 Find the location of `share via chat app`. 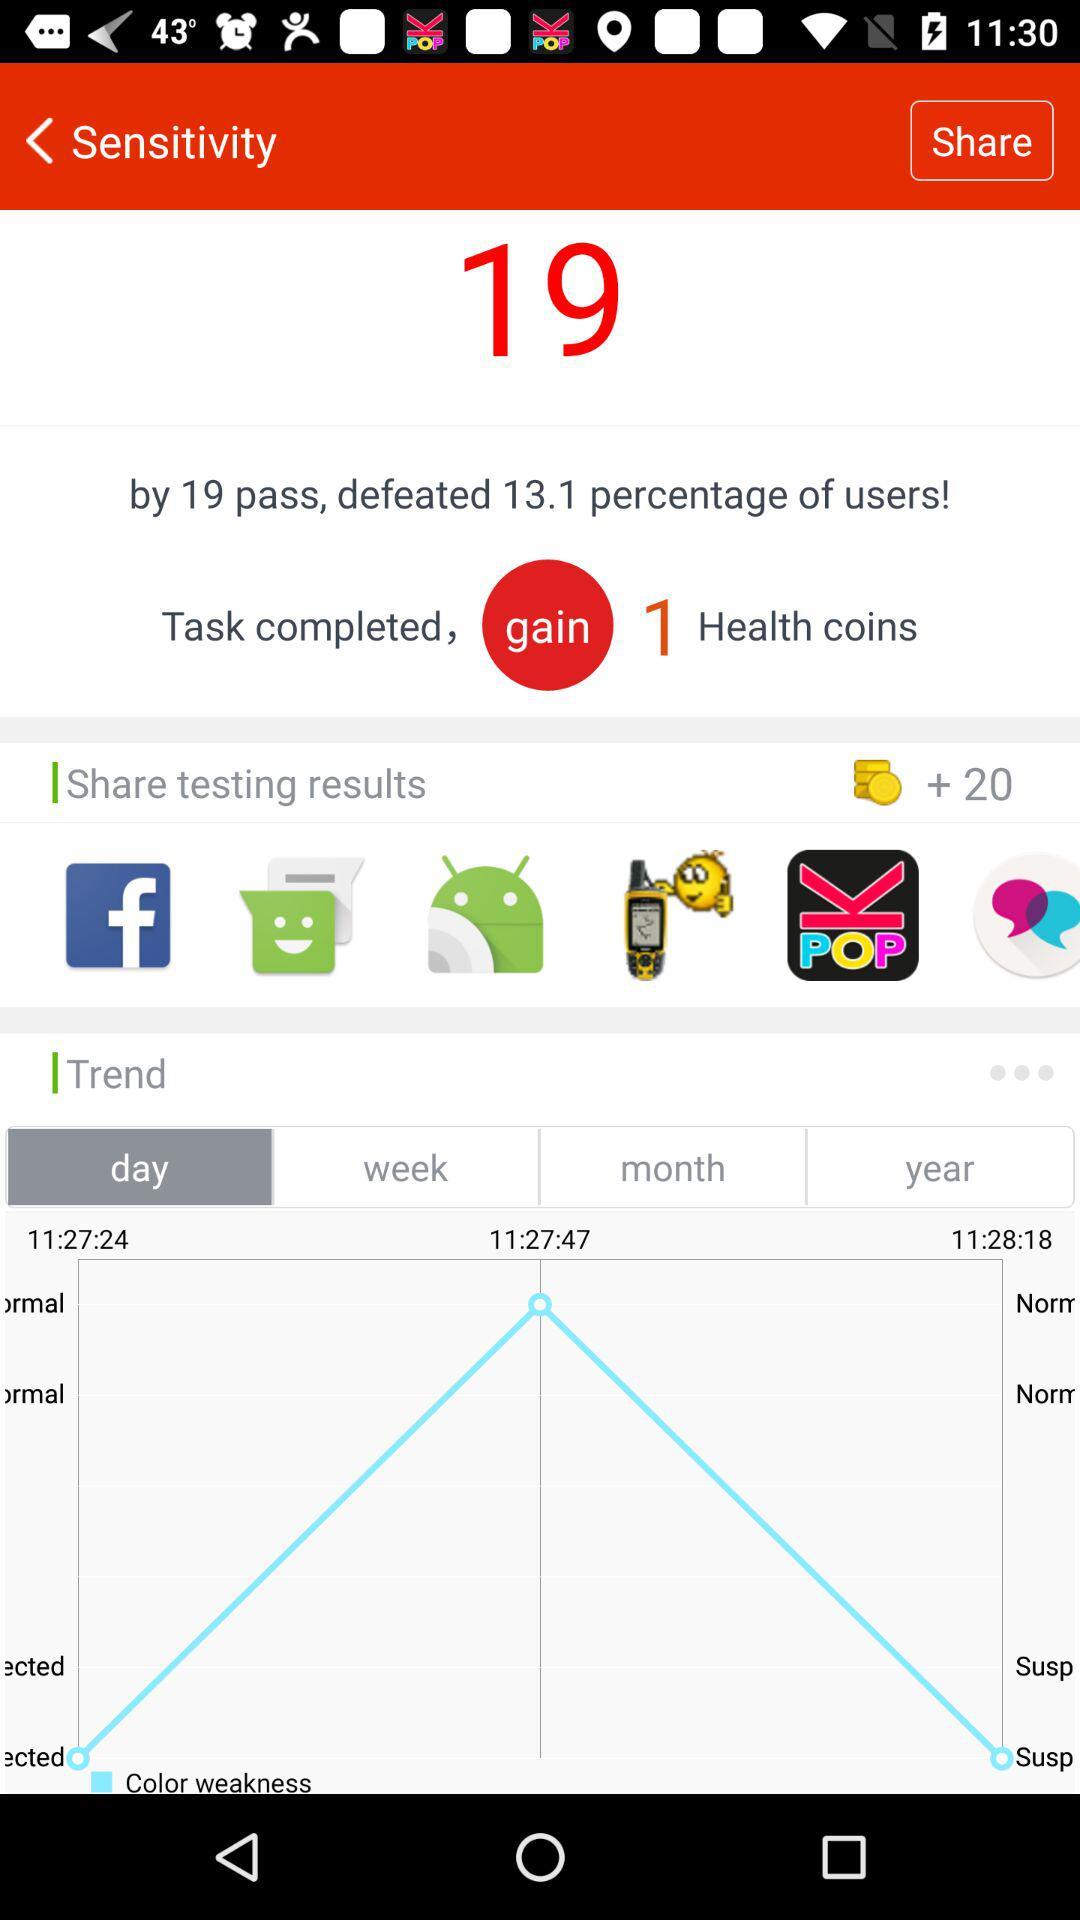

share via chat app is located at coordinates (1025, 914).